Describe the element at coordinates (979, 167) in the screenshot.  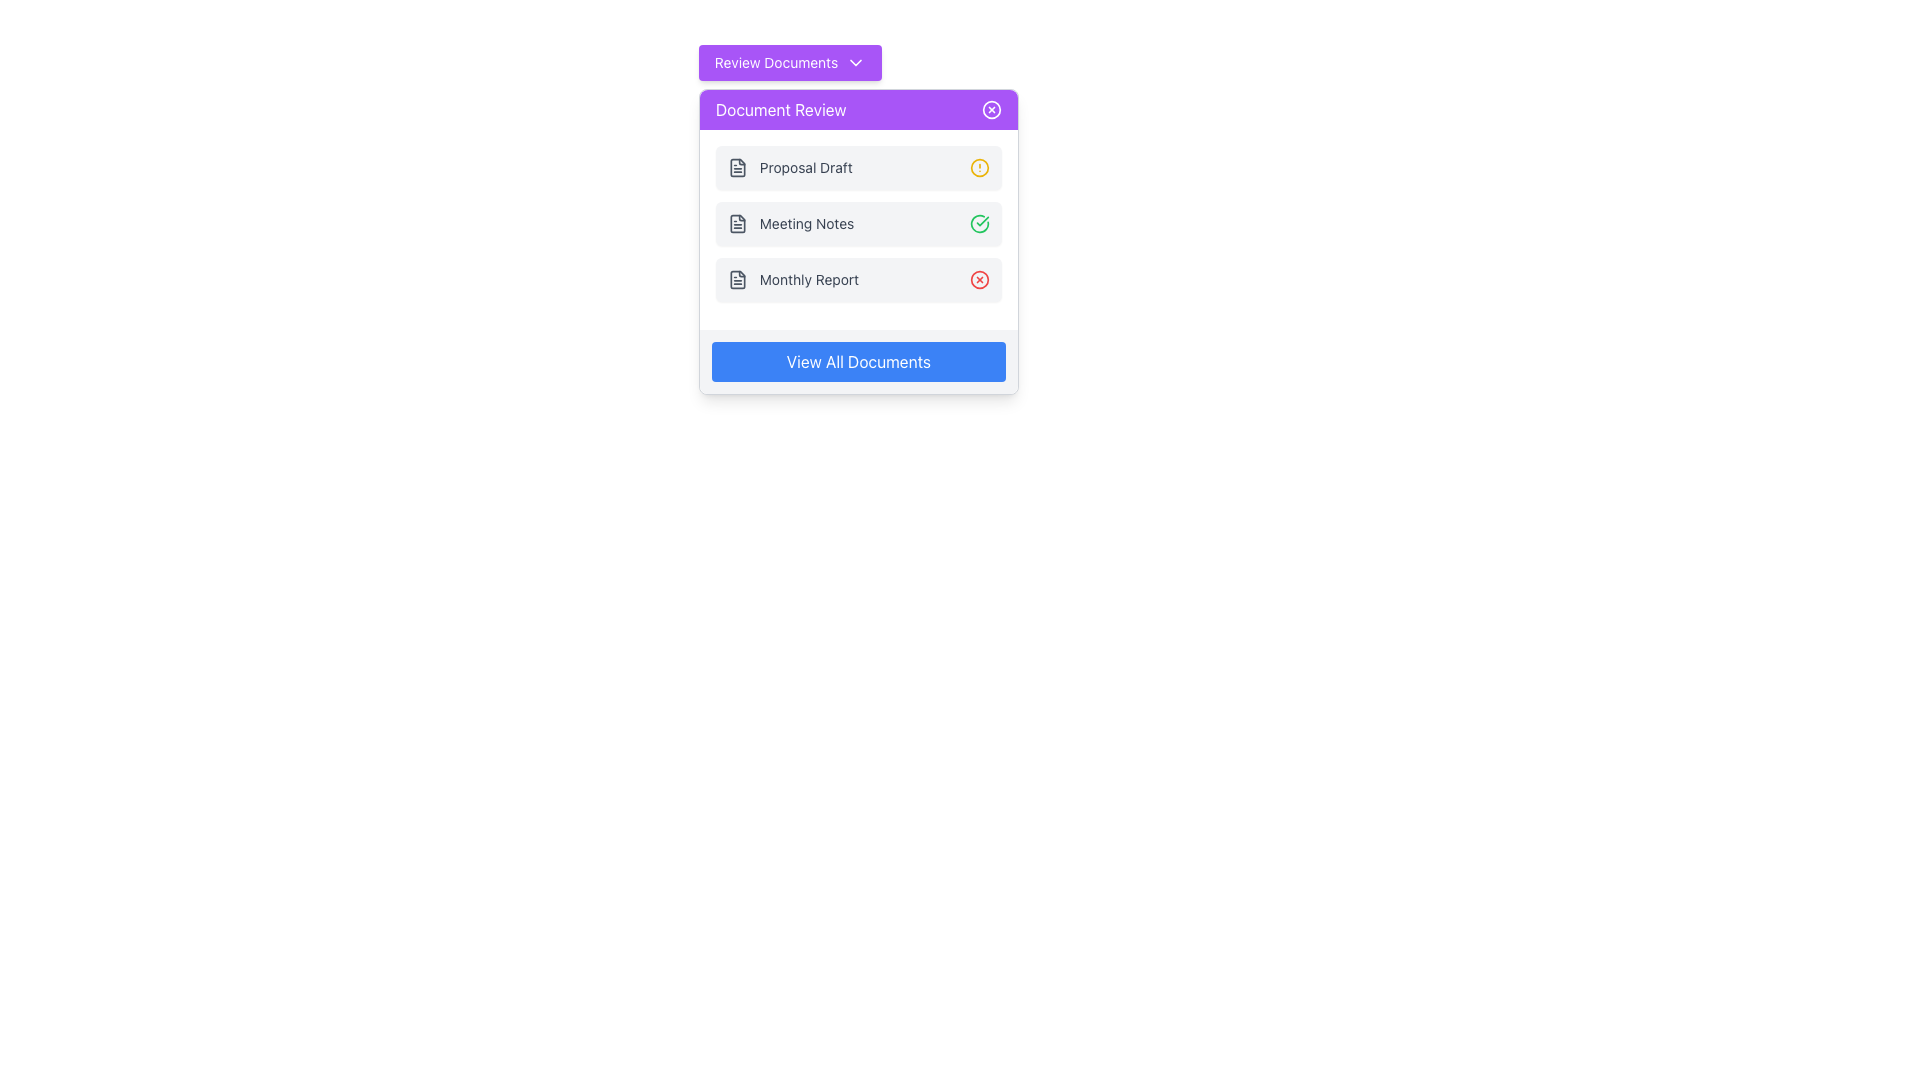
I see `the circular icon with a yellow outline, styled as a warning symbol, located to the right of the 'Proposal Draft' text in the Document Review section's first row` at that location.